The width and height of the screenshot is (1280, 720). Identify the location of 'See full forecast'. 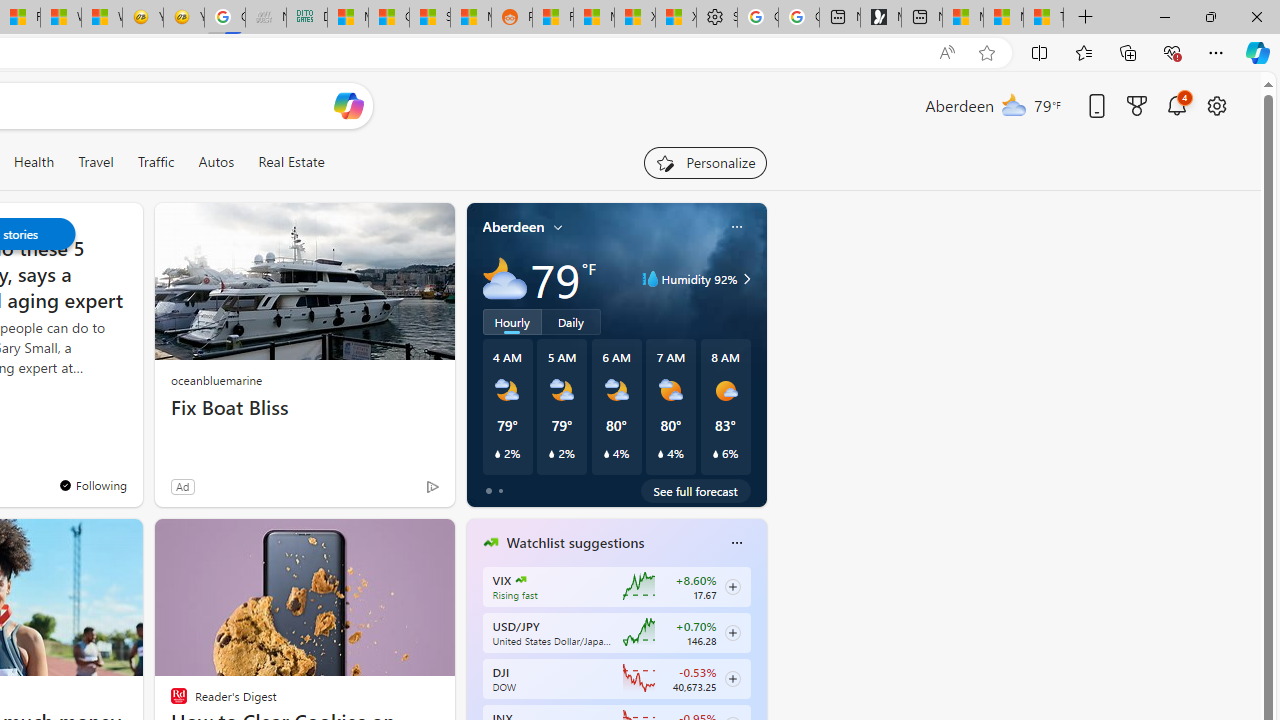
(695, 491).